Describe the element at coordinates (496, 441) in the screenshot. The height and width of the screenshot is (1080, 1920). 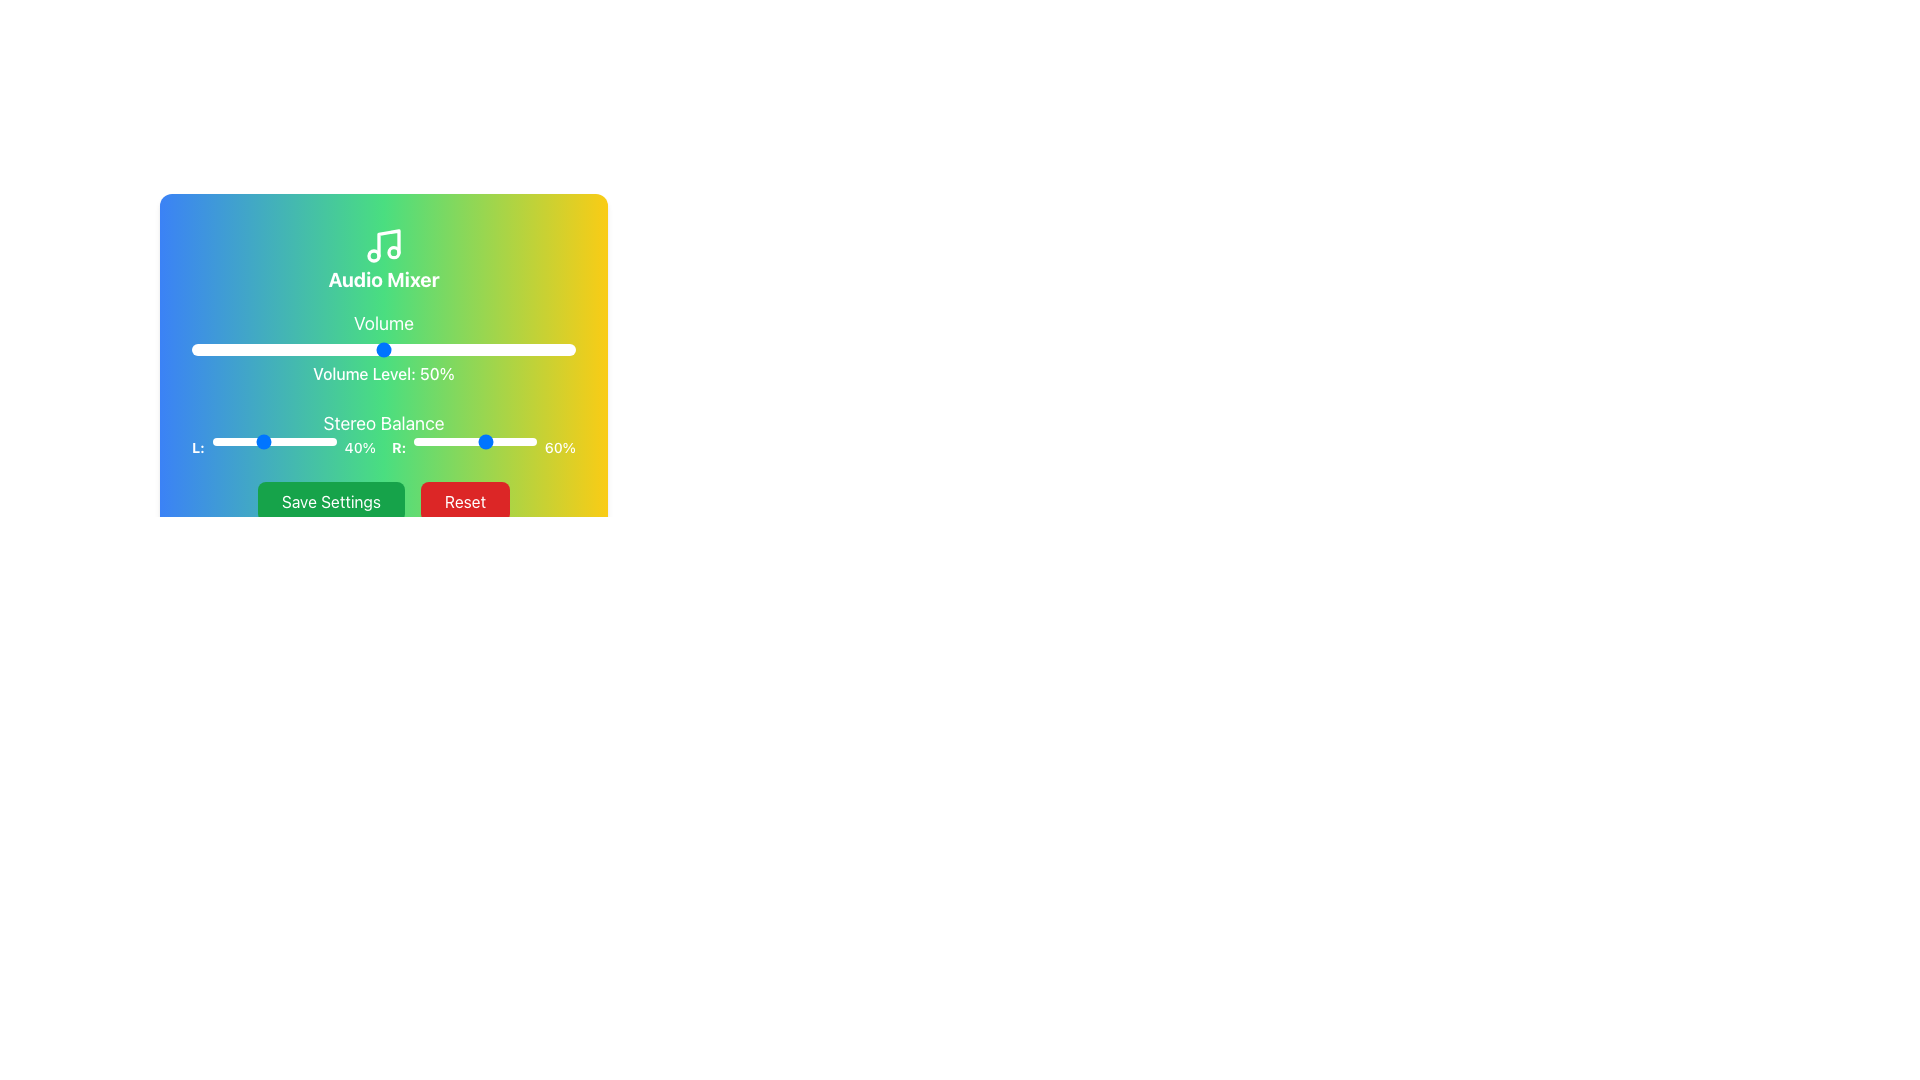
I see `the stereo balance` at that location.